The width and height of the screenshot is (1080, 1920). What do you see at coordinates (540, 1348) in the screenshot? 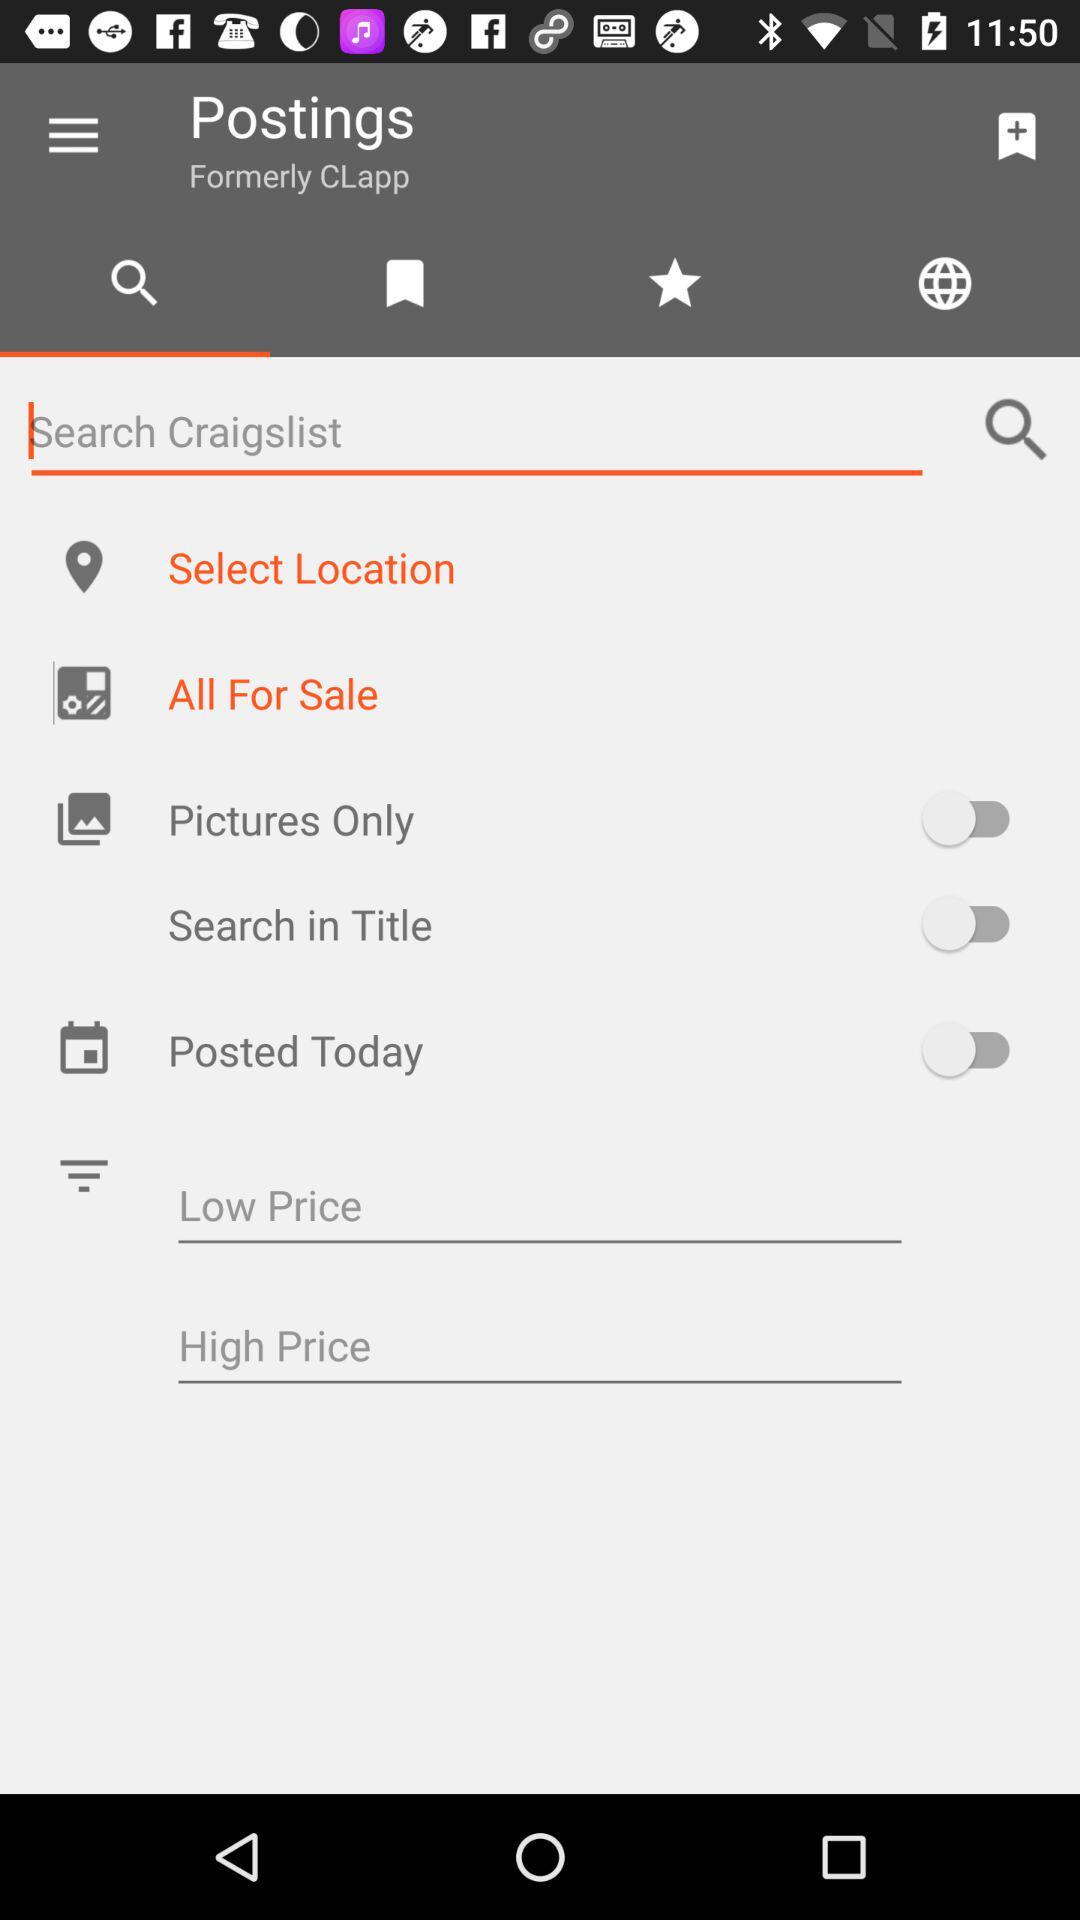
I see `high price input` at bounding box center [540, 1348].